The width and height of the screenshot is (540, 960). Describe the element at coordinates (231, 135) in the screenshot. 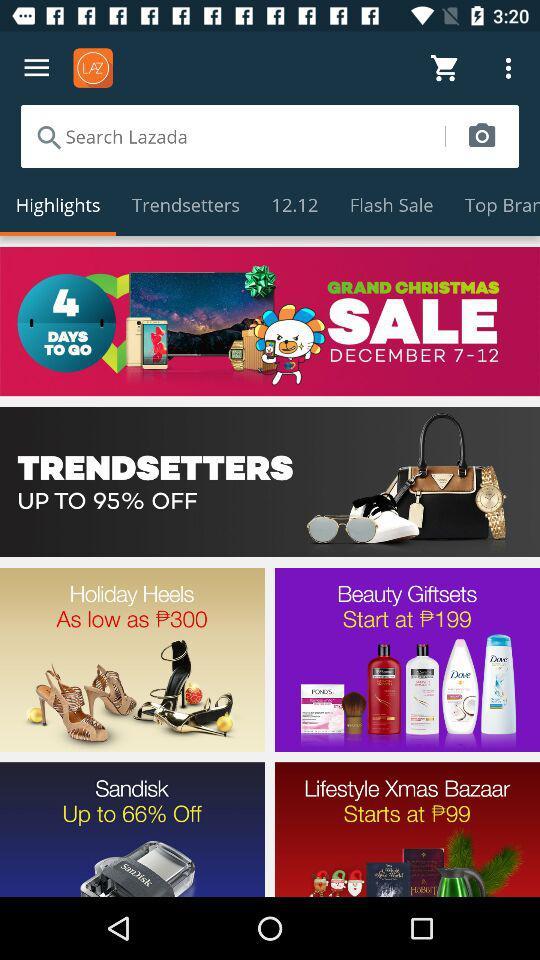

I see `search the store` at that location.